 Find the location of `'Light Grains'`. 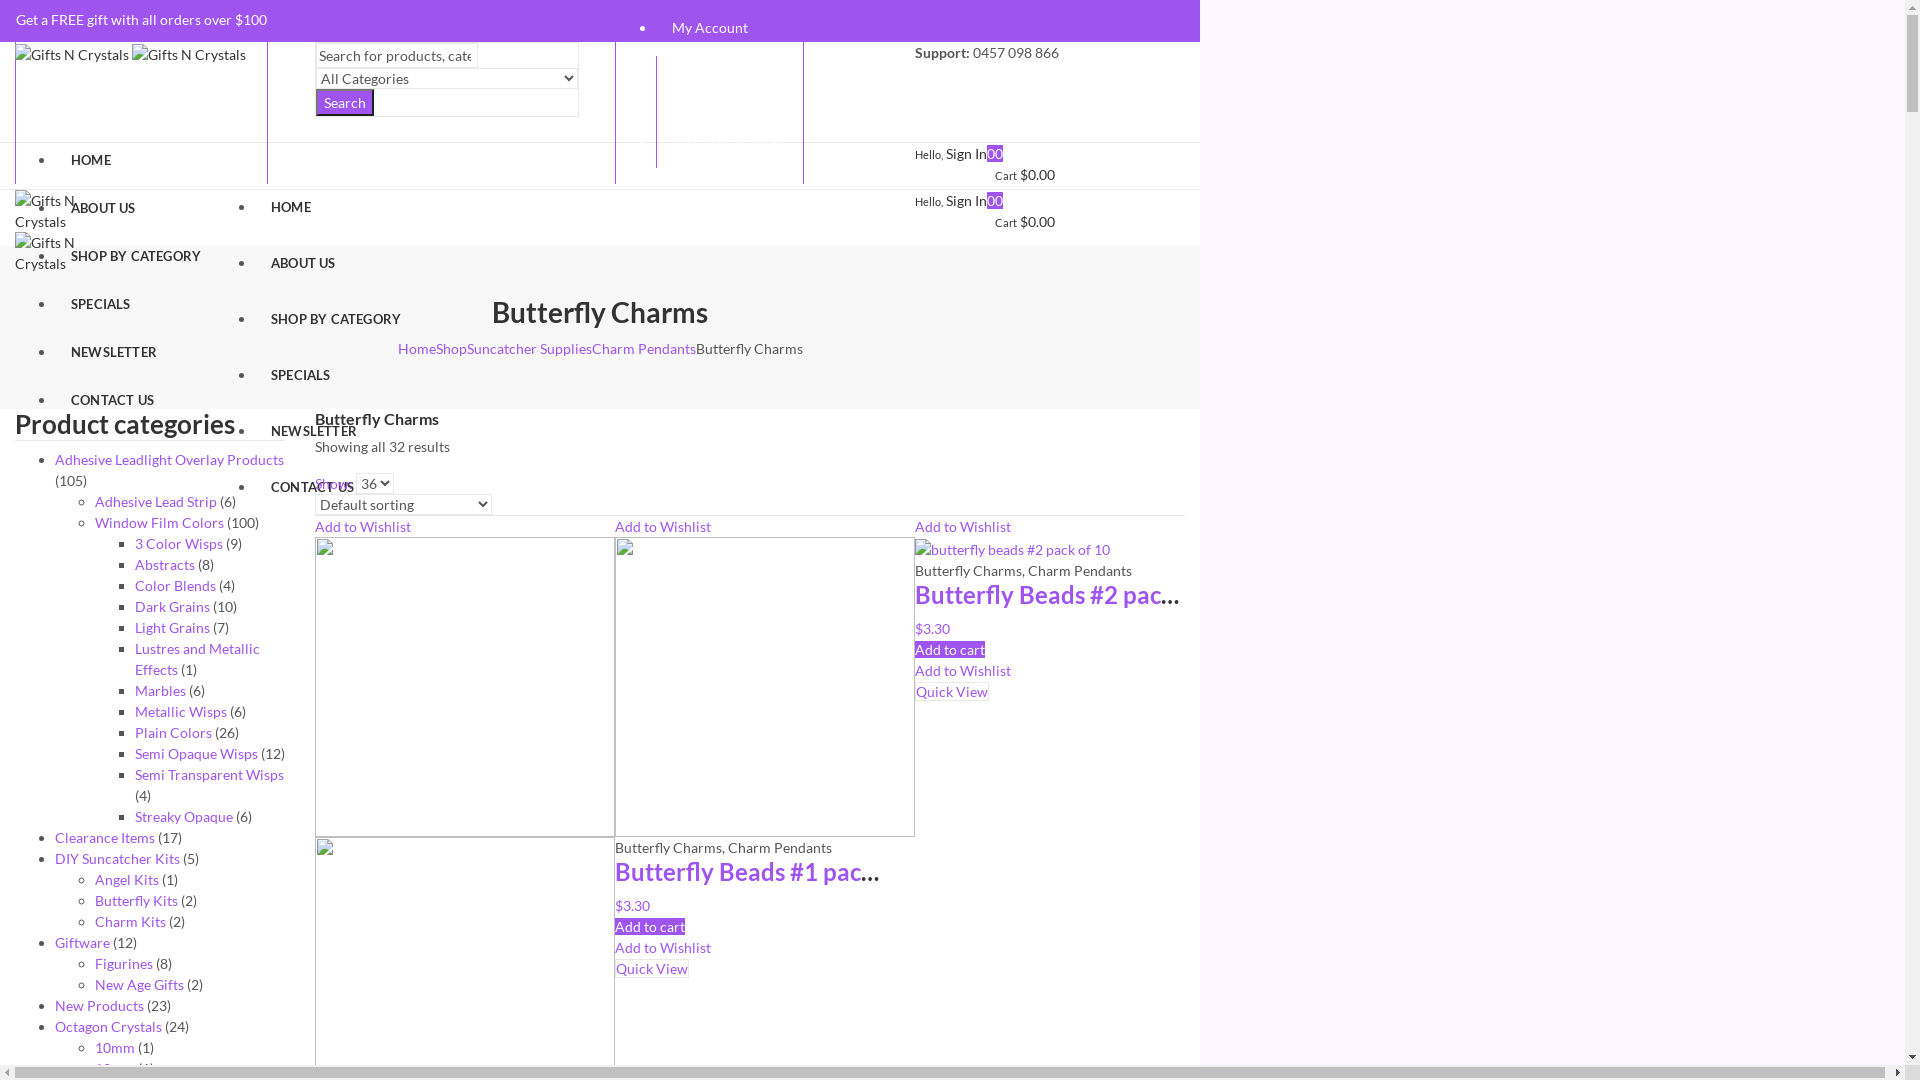

'Light Grains' is located at coordinates (172, 626).